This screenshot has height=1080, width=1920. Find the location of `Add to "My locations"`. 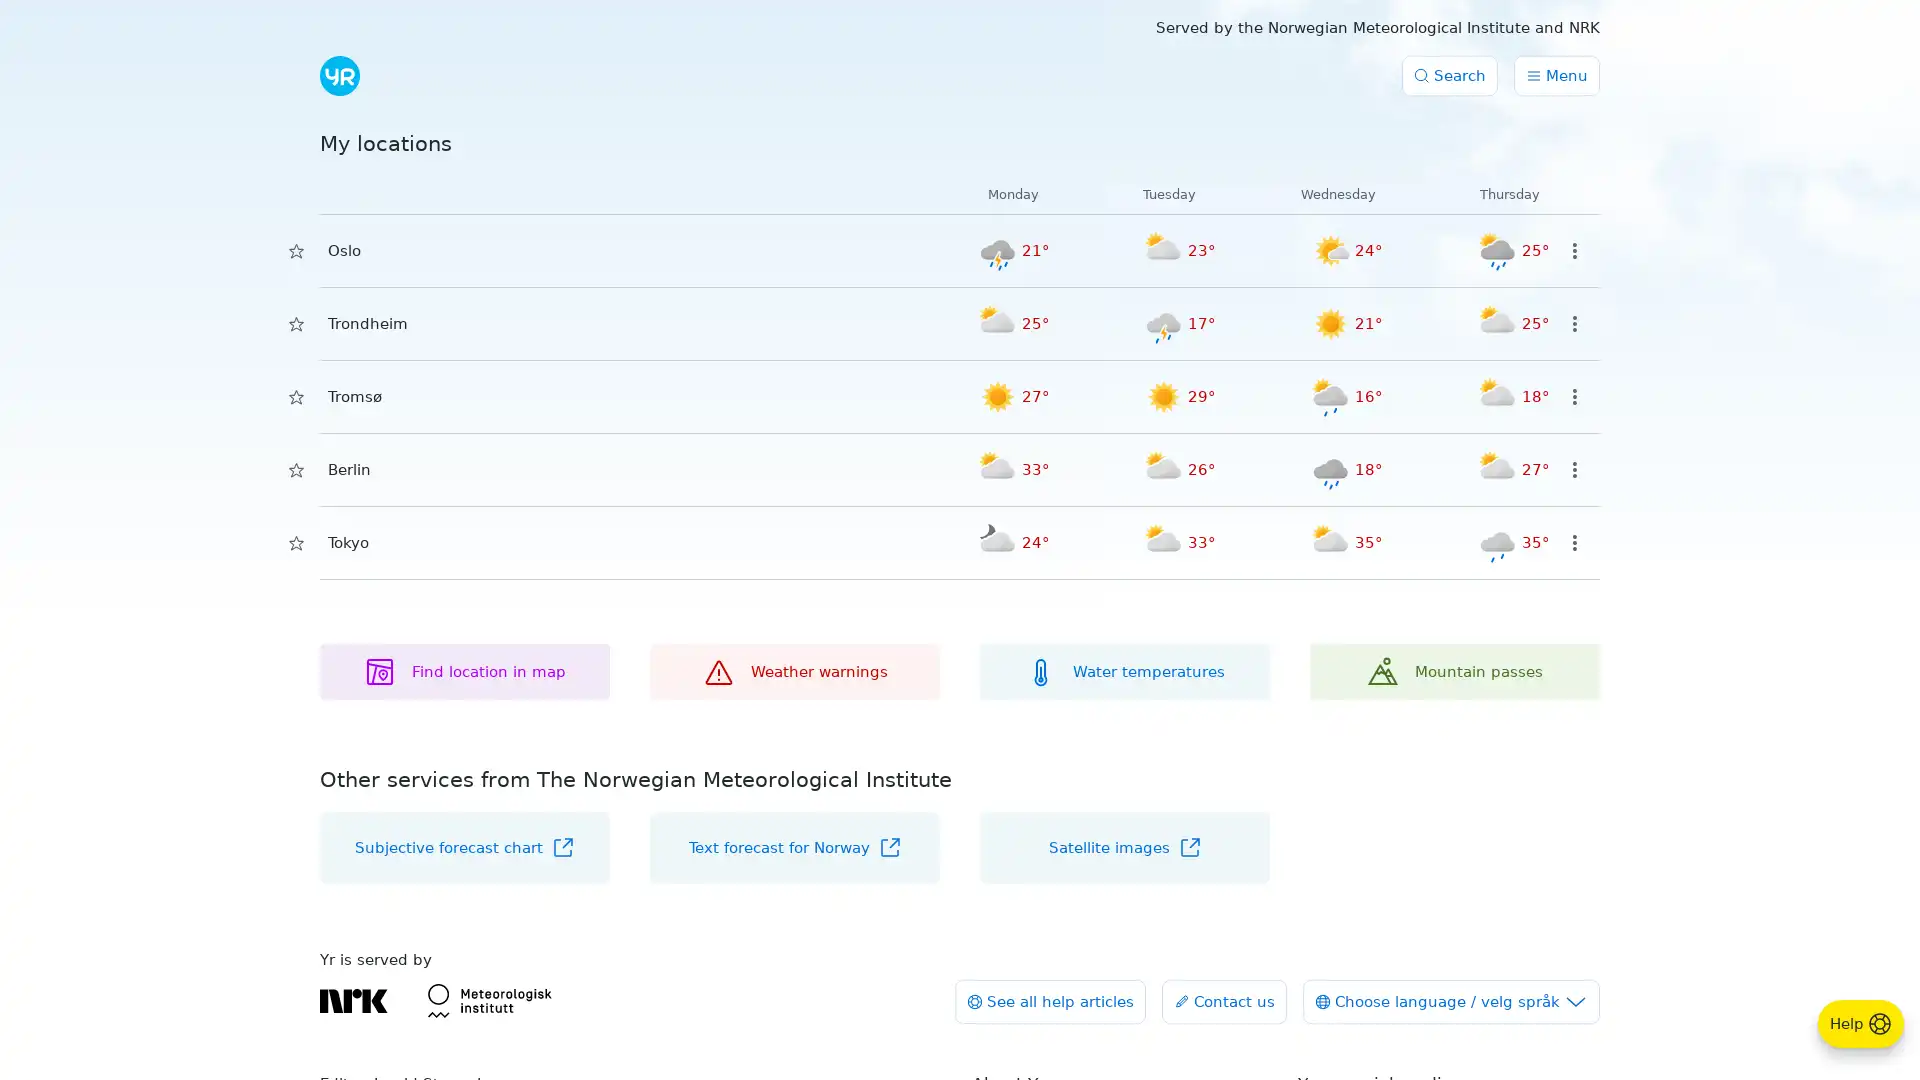

Add to "My locations" is located at coordinates (295, 397).